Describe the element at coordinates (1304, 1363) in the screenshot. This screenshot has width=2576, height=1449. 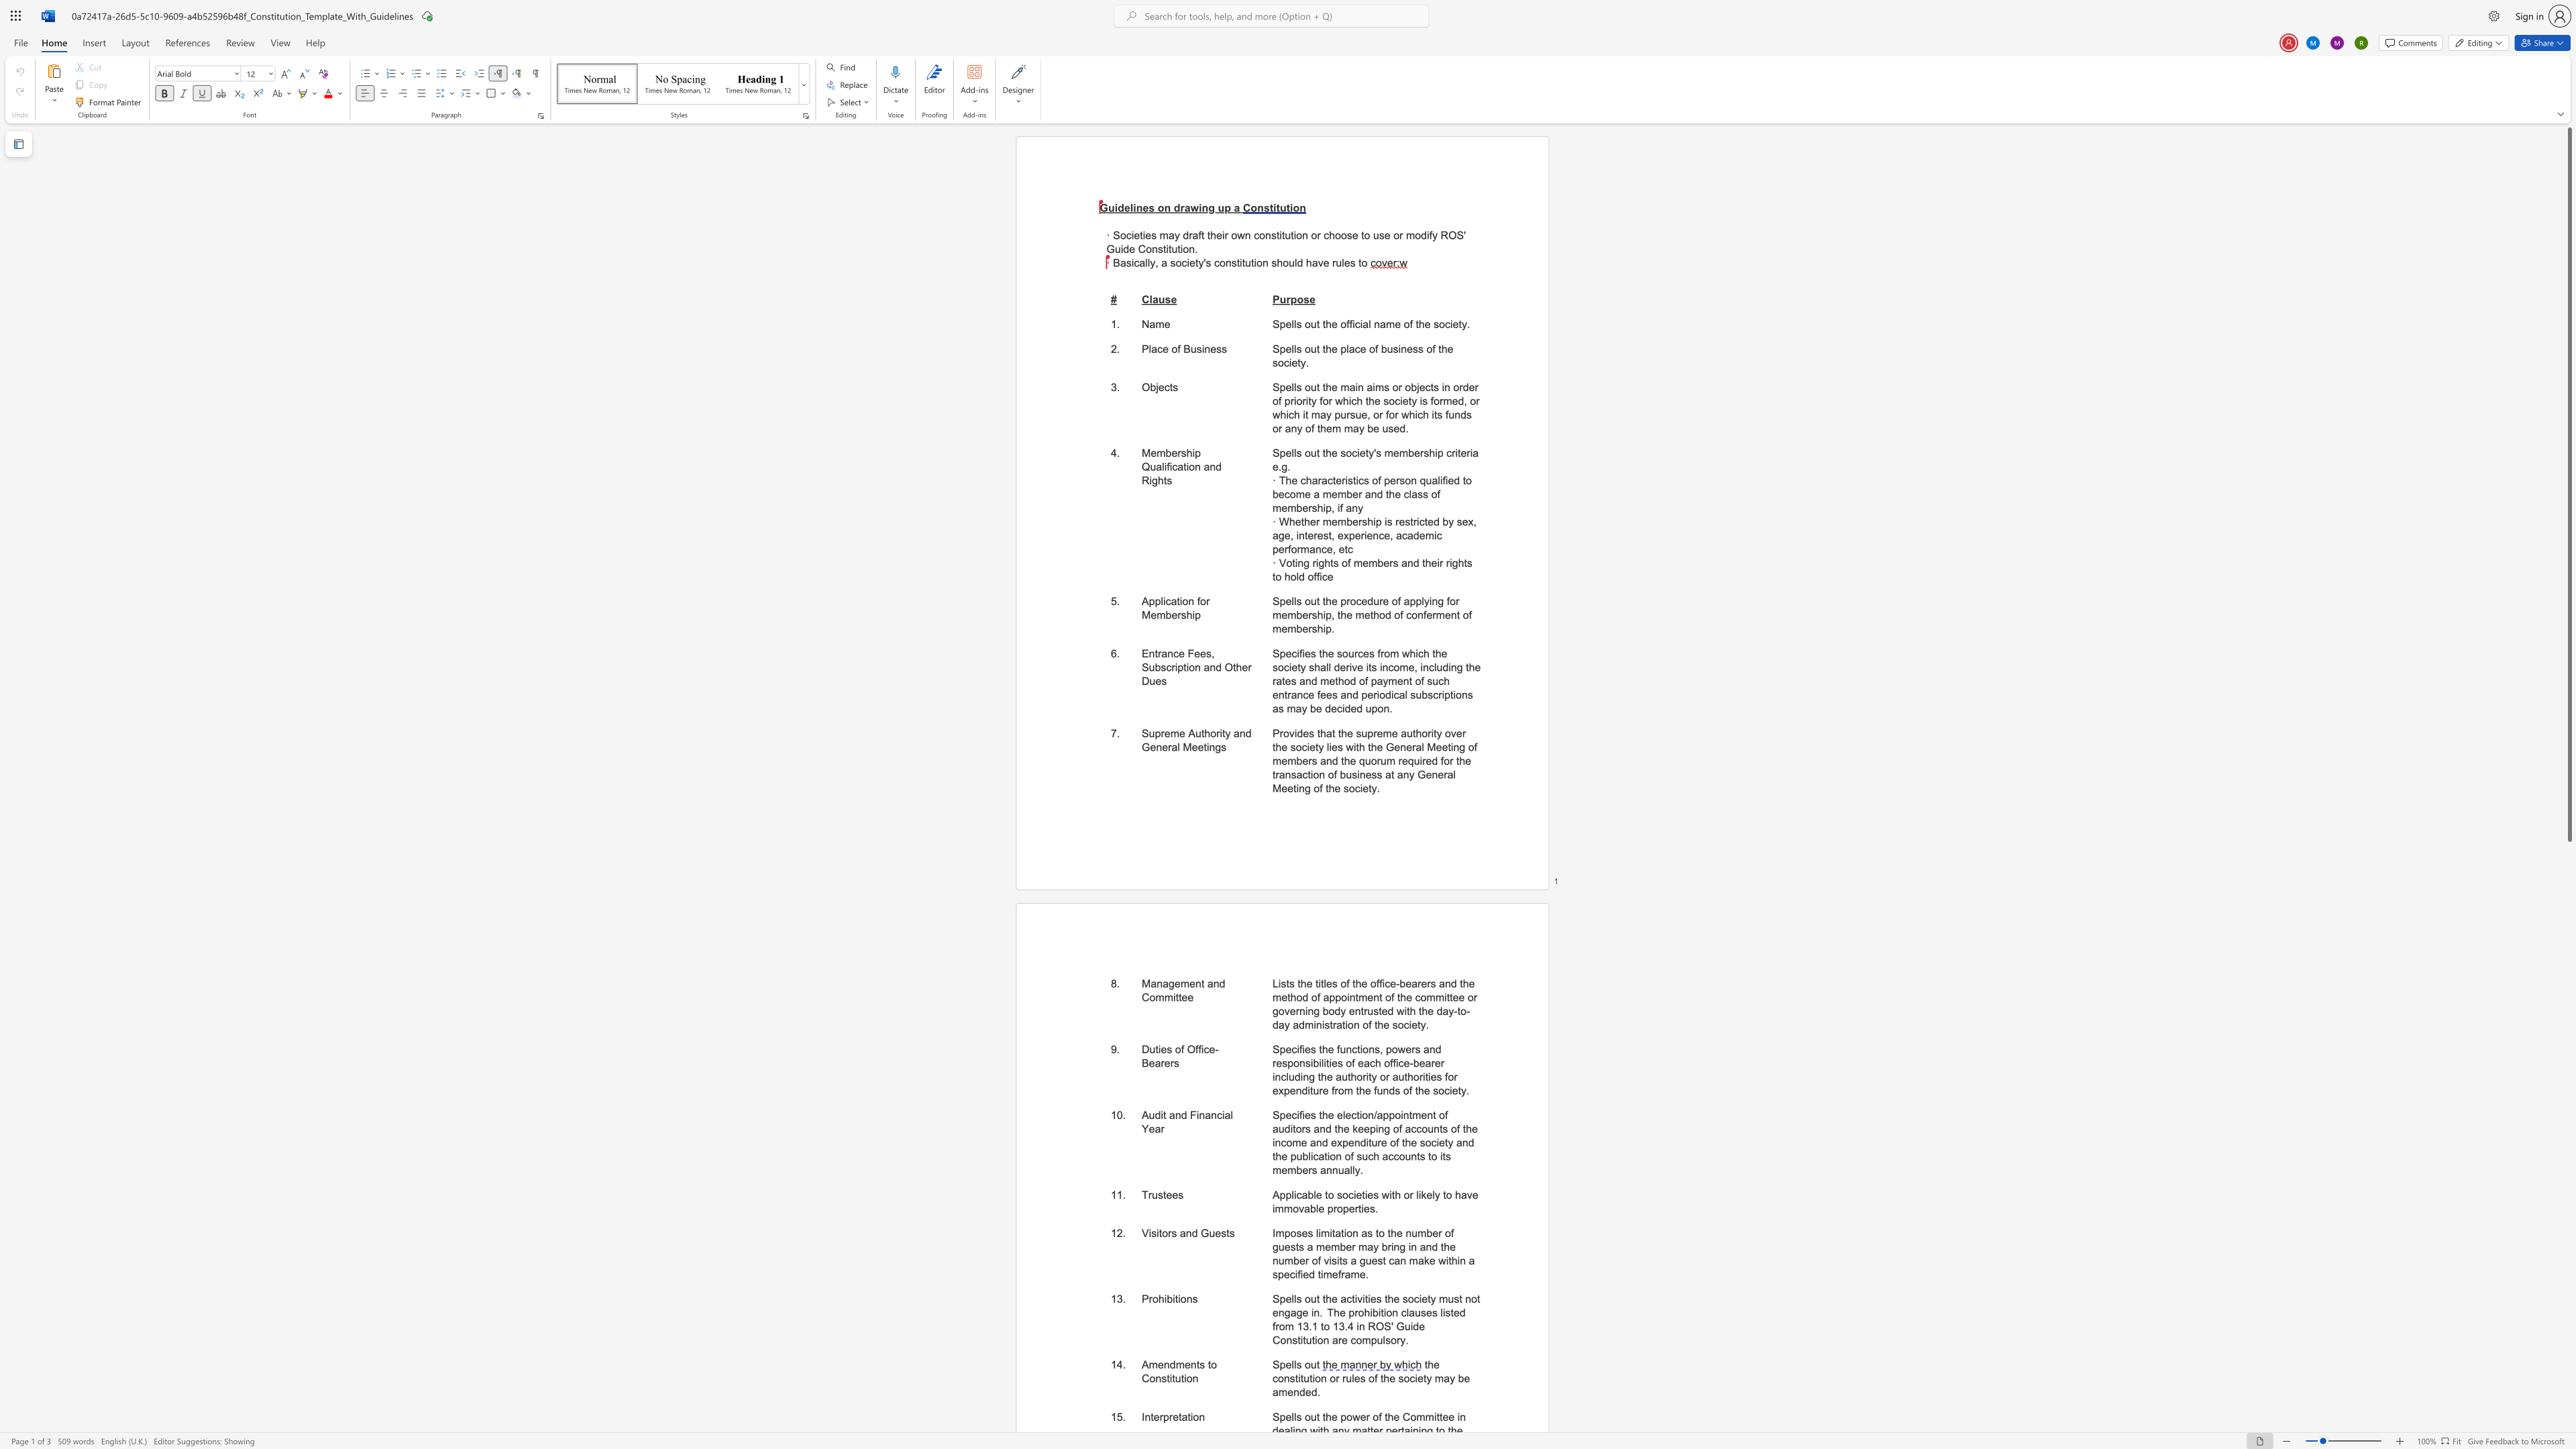
I see `the subset text "out" within the text "Spells out"` at that location.